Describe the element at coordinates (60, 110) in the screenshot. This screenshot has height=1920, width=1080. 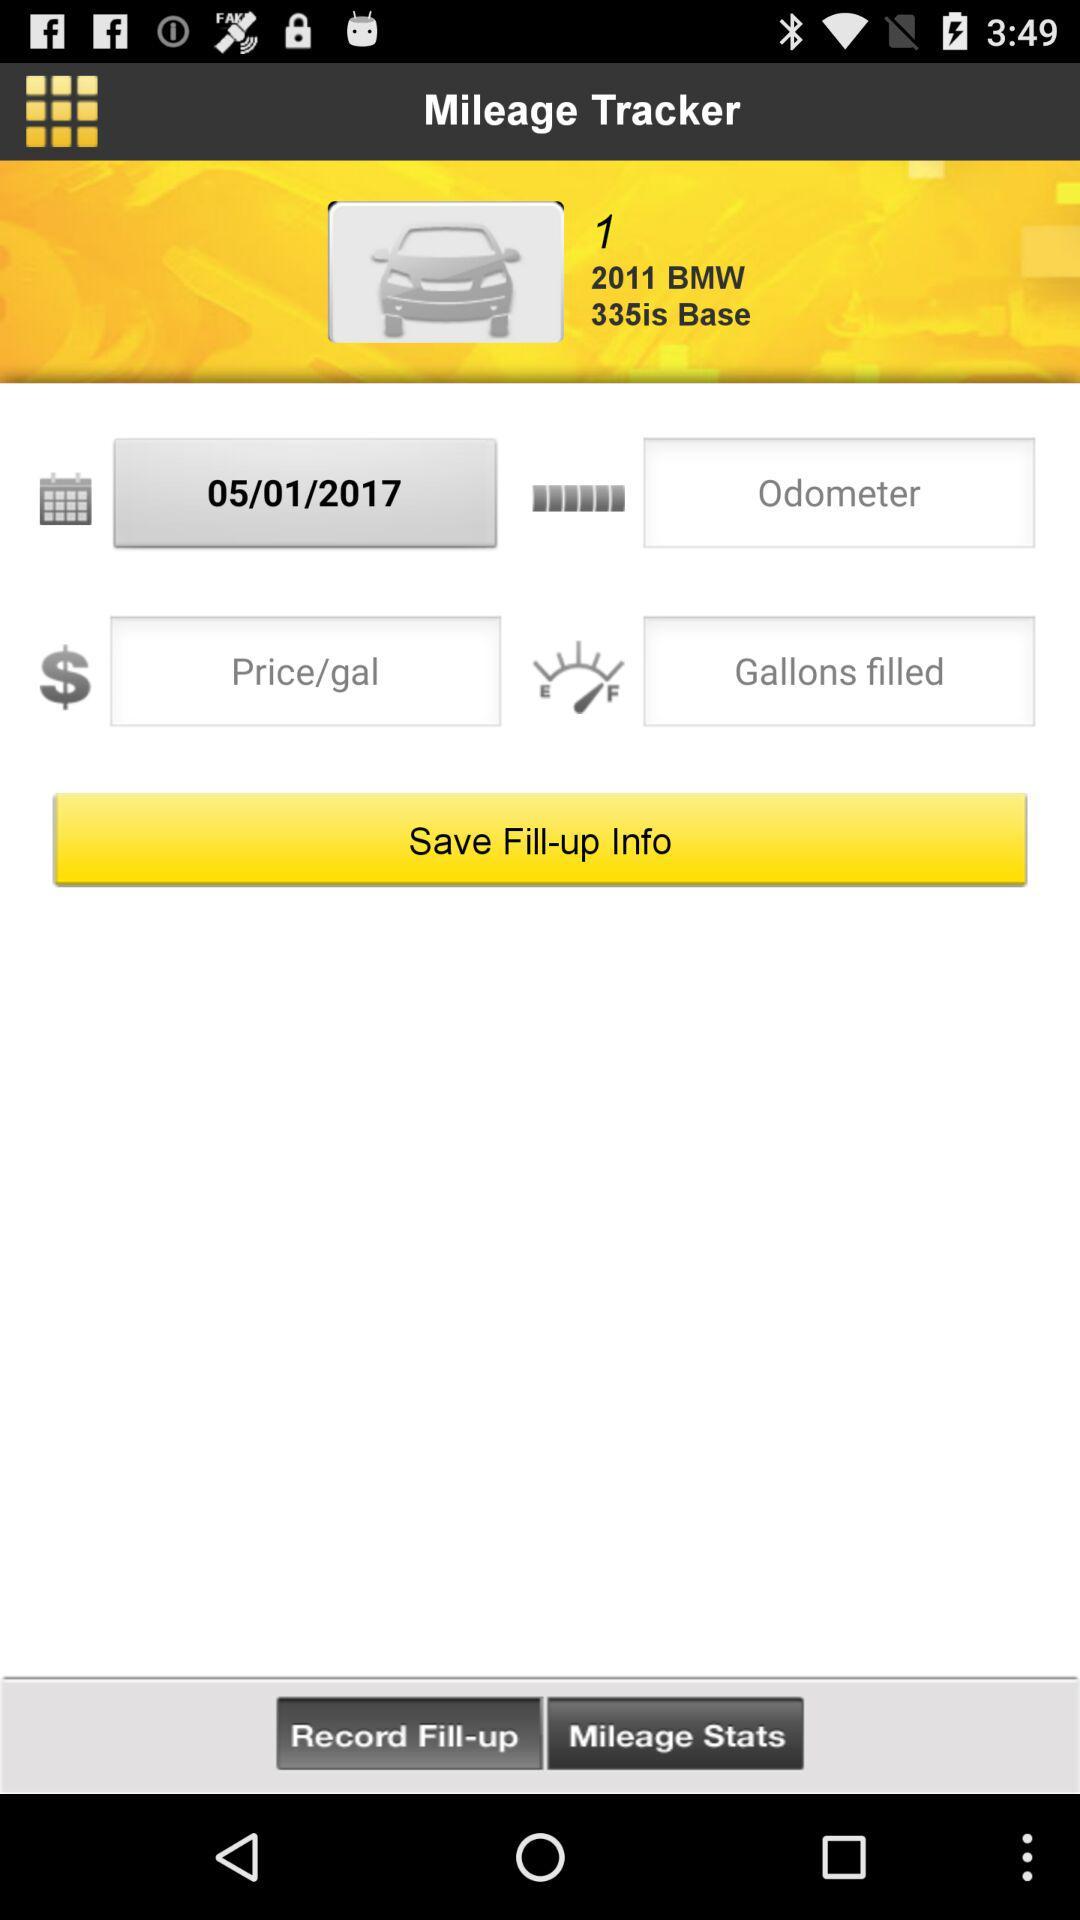
I see `the app to the left of mileage tracker item` at that location.